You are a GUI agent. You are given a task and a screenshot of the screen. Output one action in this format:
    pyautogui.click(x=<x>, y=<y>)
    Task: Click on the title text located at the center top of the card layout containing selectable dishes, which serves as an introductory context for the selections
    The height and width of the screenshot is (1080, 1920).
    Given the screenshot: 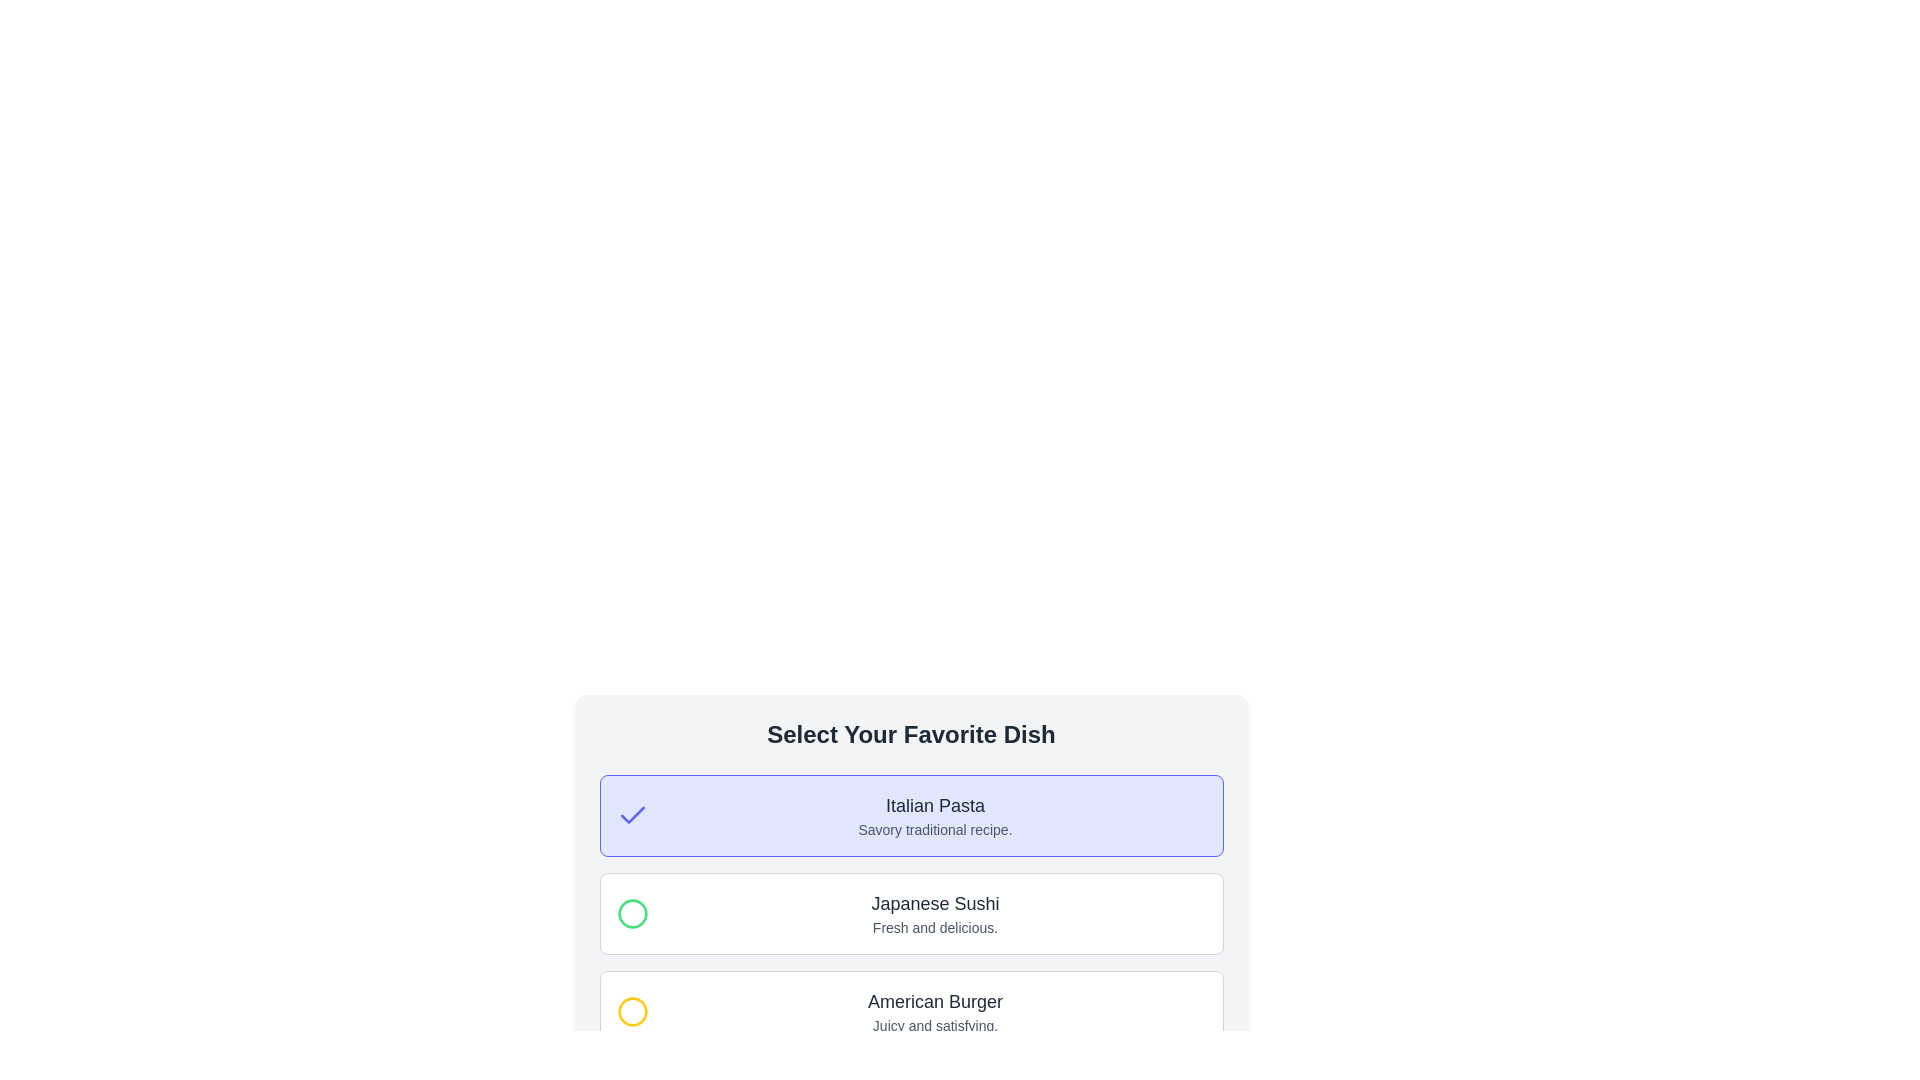 What is the action you would take?
    pyautogui.click(x=910, y=735)
    